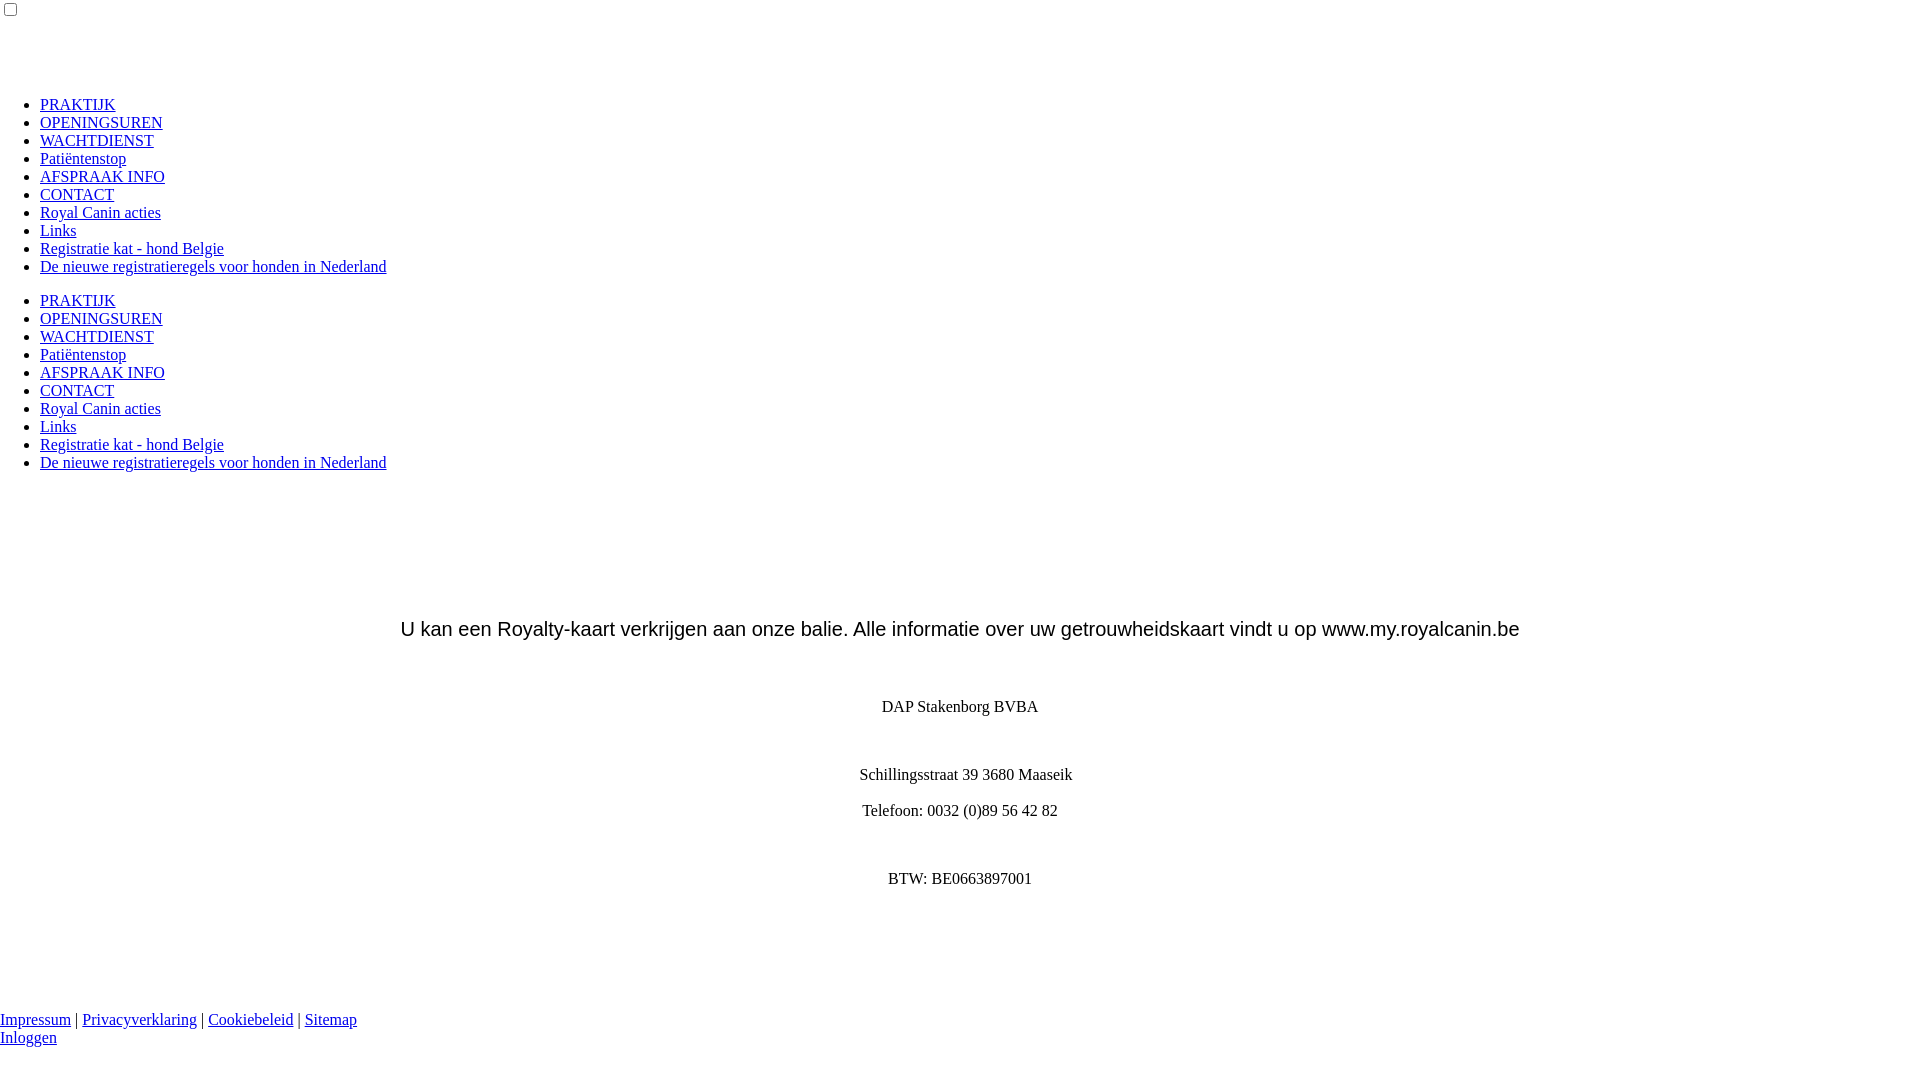  I want to click on 'Inloggen', so click(28, 1036).